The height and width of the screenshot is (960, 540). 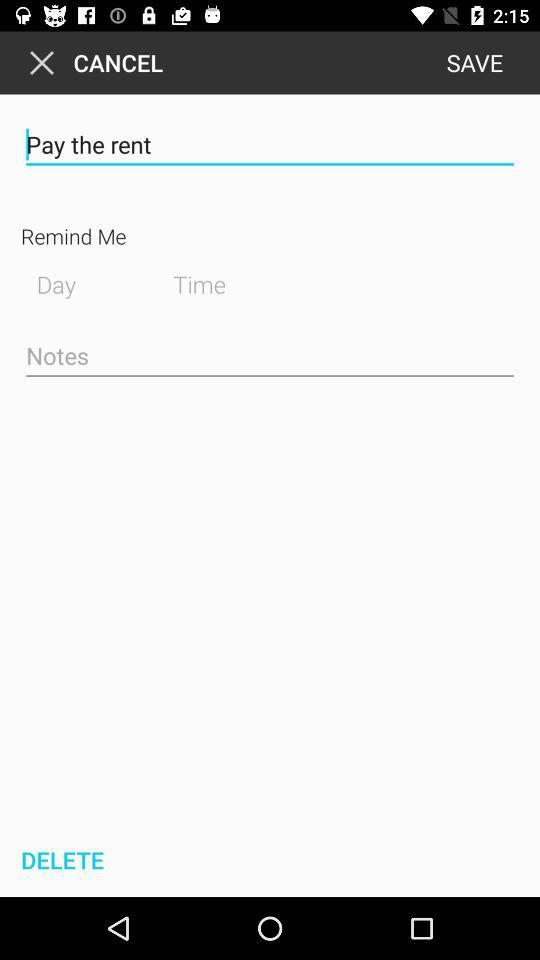 What do you see at coordinates (77, 281) in the screenshot?
I see `the icon to the left of time item` at bounding box center [77, 281].